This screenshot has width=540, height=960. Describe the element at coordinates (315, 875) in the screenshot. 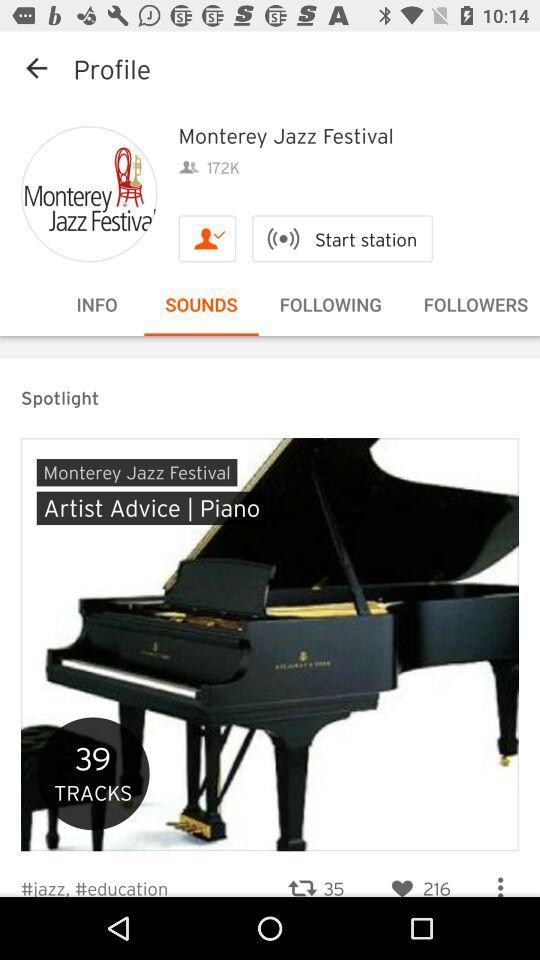

I see `icon next to #jazz, #education icon` at that location.